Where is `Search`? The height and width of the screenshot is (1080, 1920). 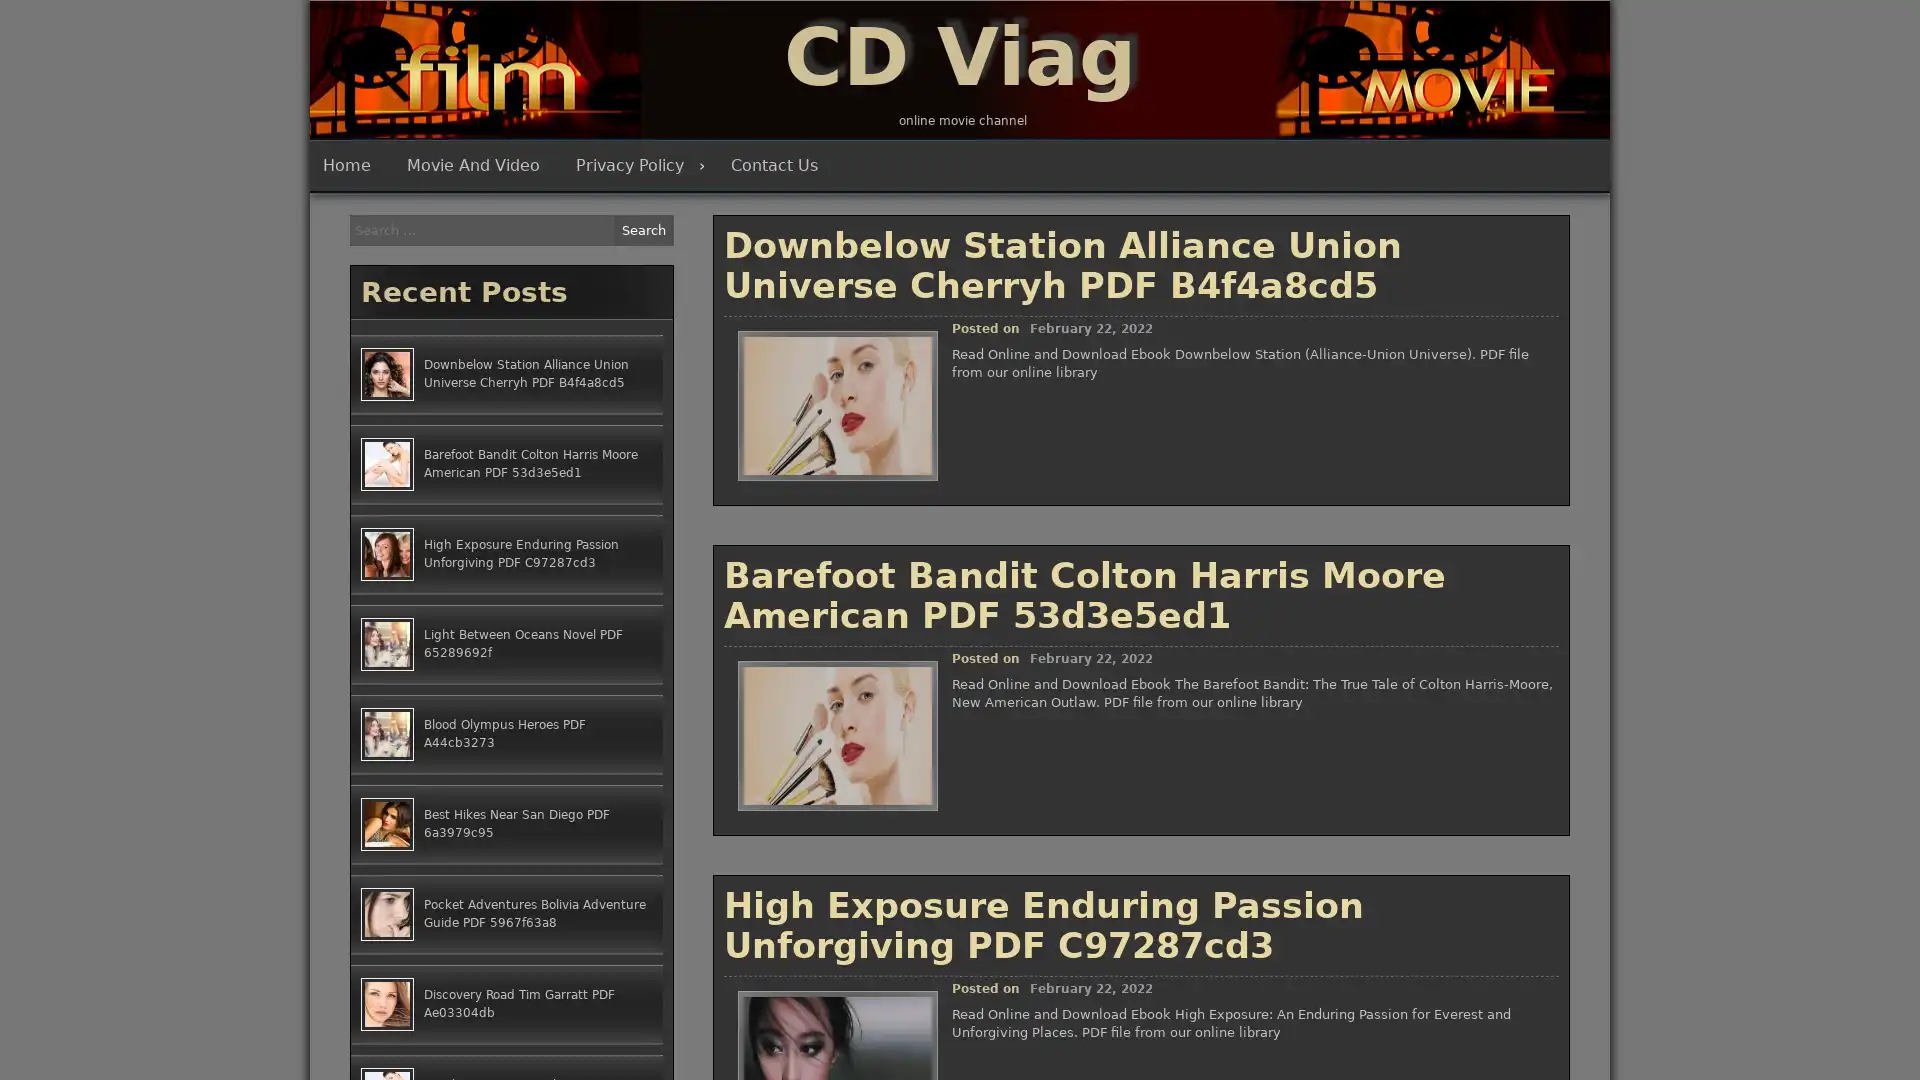 Search is located at coordinates (643, 229).